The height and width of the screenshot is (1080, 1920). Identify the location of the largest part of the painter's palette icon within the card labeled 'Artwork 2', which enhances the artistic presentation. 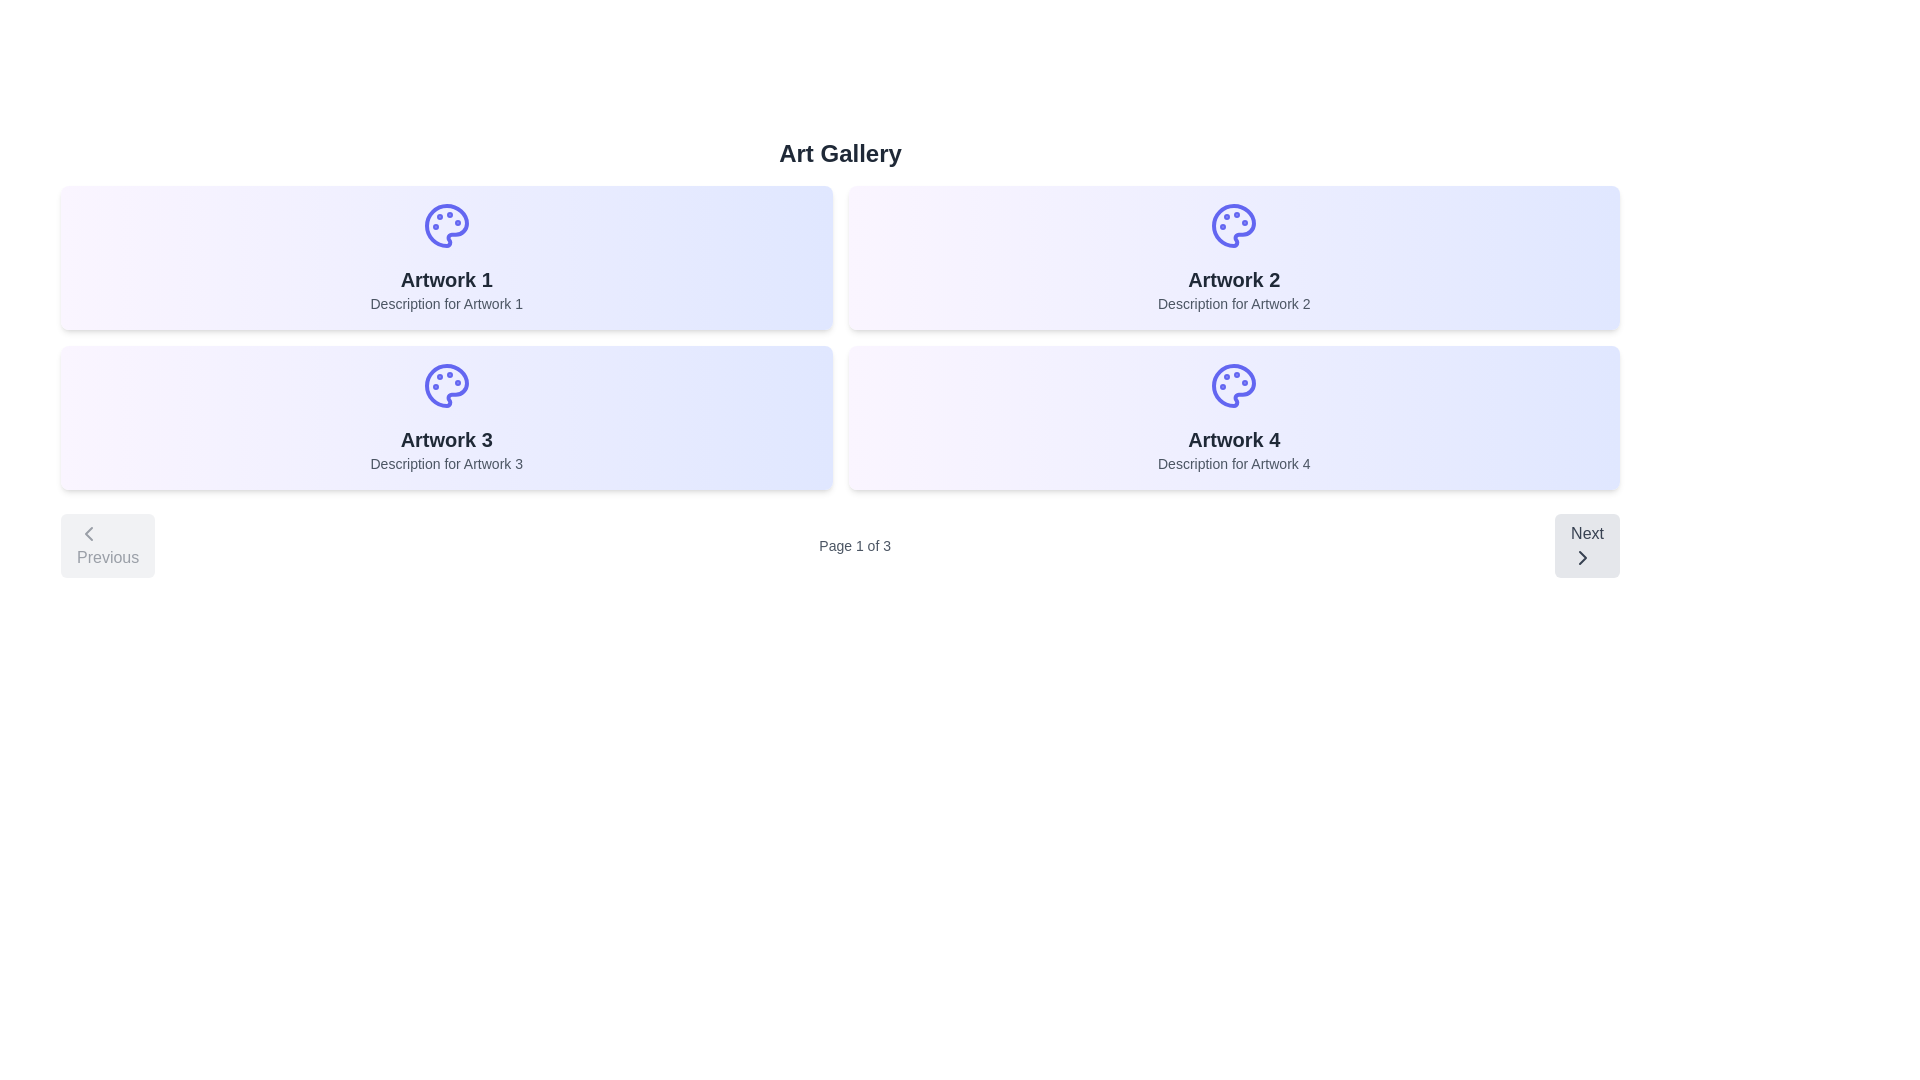
(1233, 225).